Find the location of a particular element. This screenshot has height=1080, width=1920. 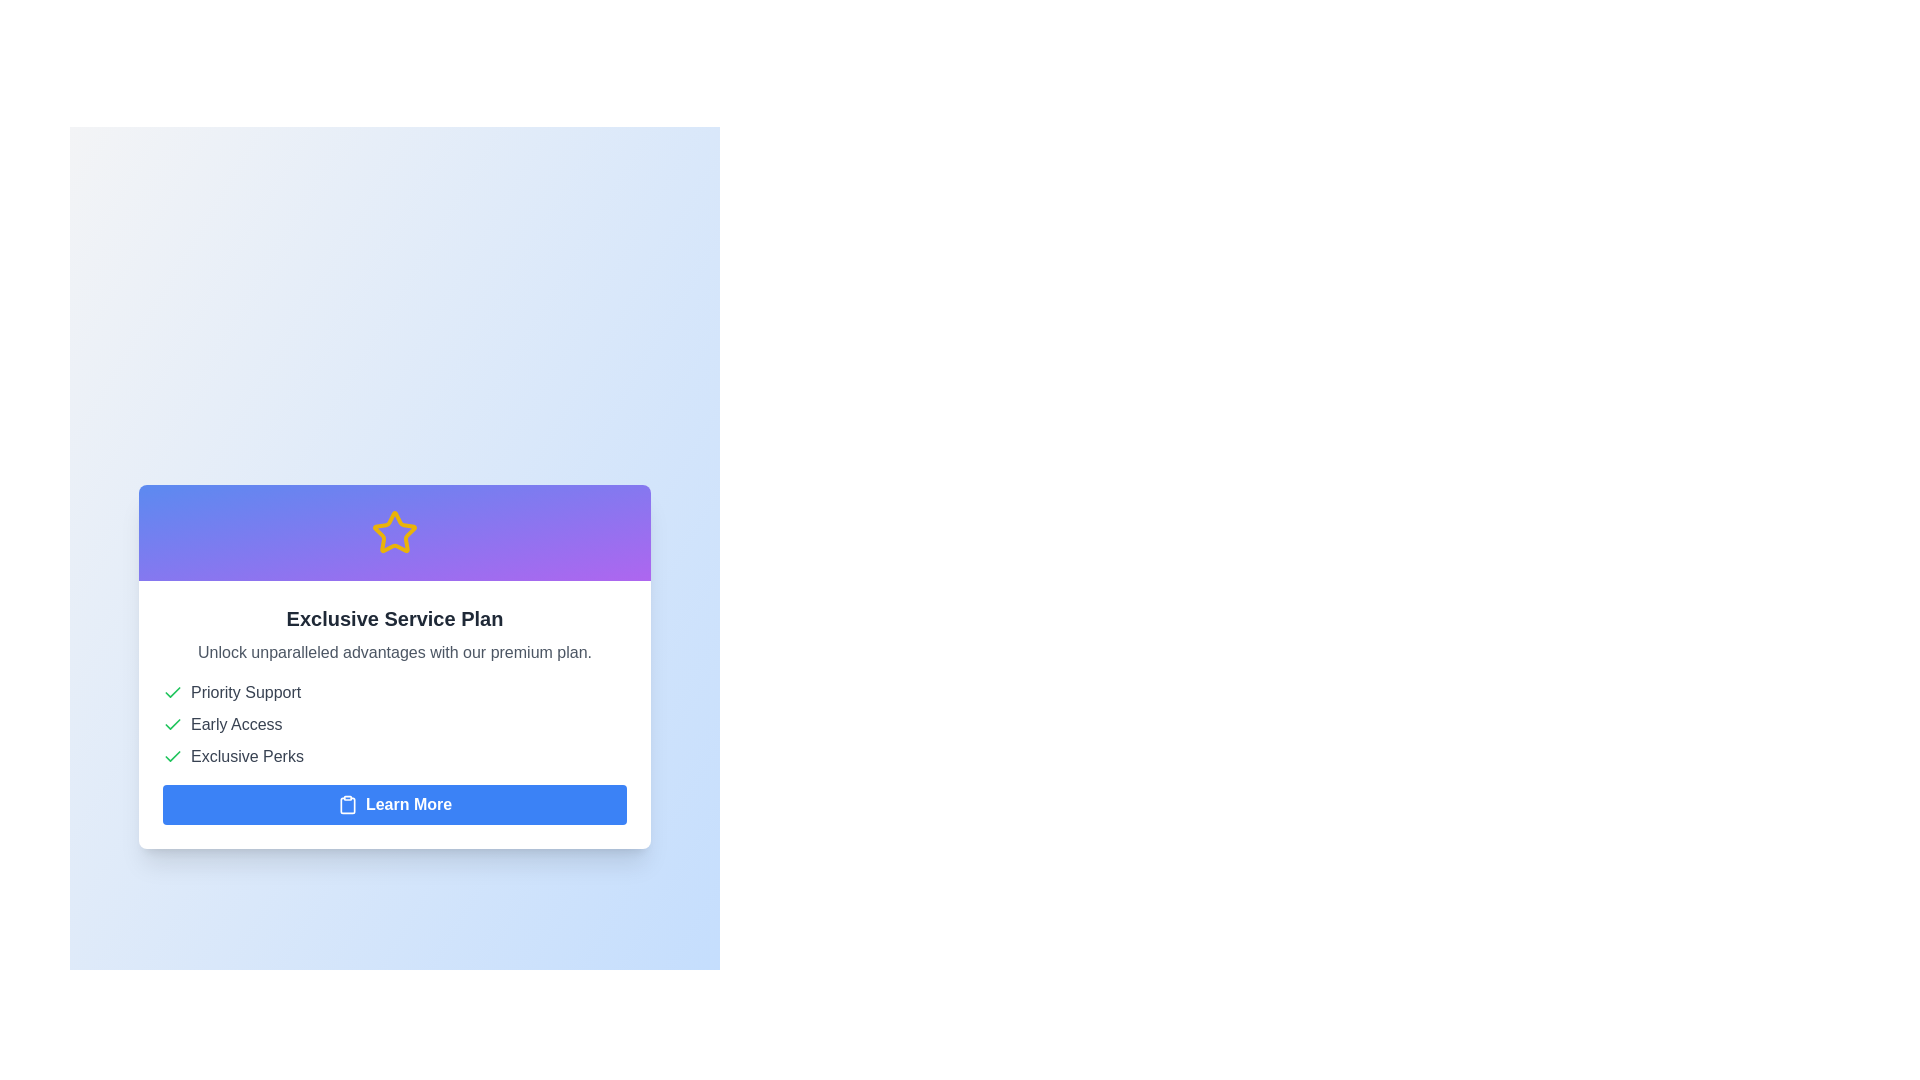

the Checkmark icon that indicates 'Early Access' is selected, located near the top-left corner of the group with 'Early Access' text is located at coordinates (172, 725).